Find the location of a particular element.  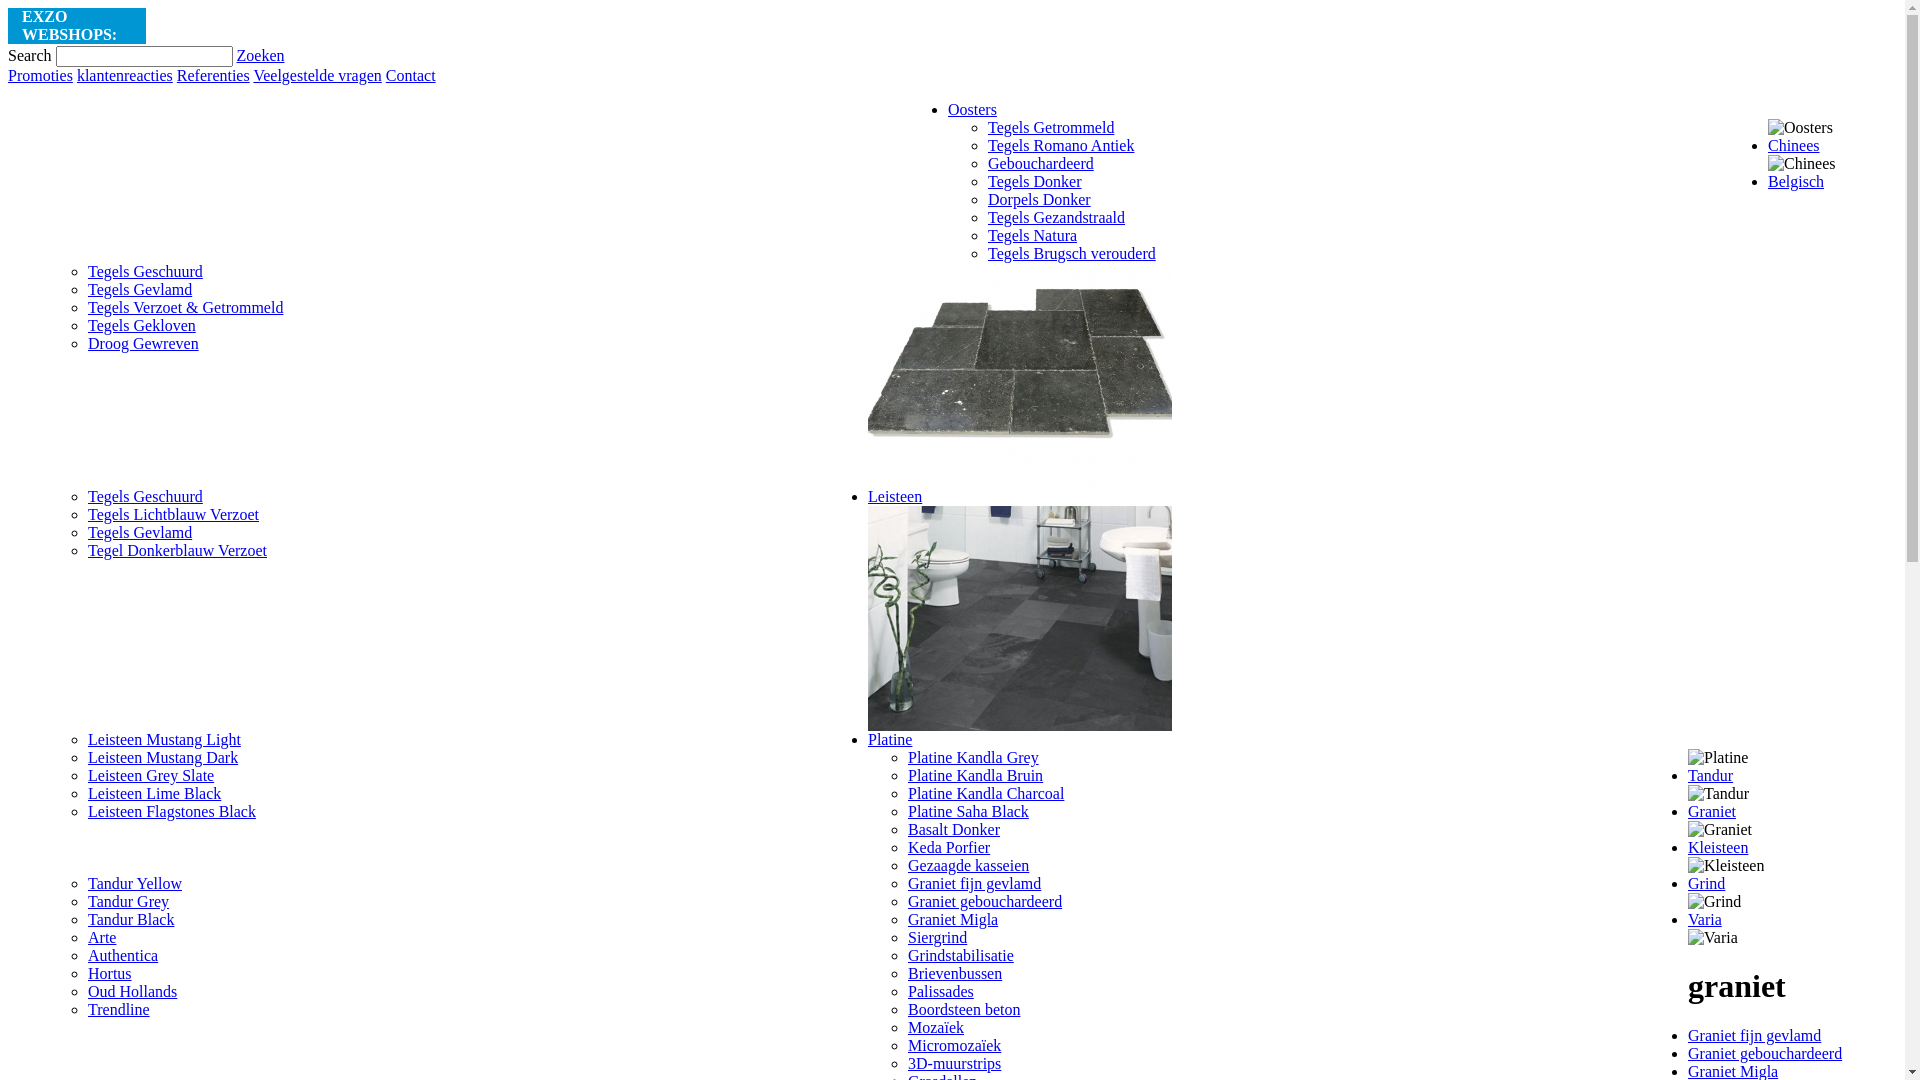

'Boordsteen beton' is located at coordinates (964, 1009).